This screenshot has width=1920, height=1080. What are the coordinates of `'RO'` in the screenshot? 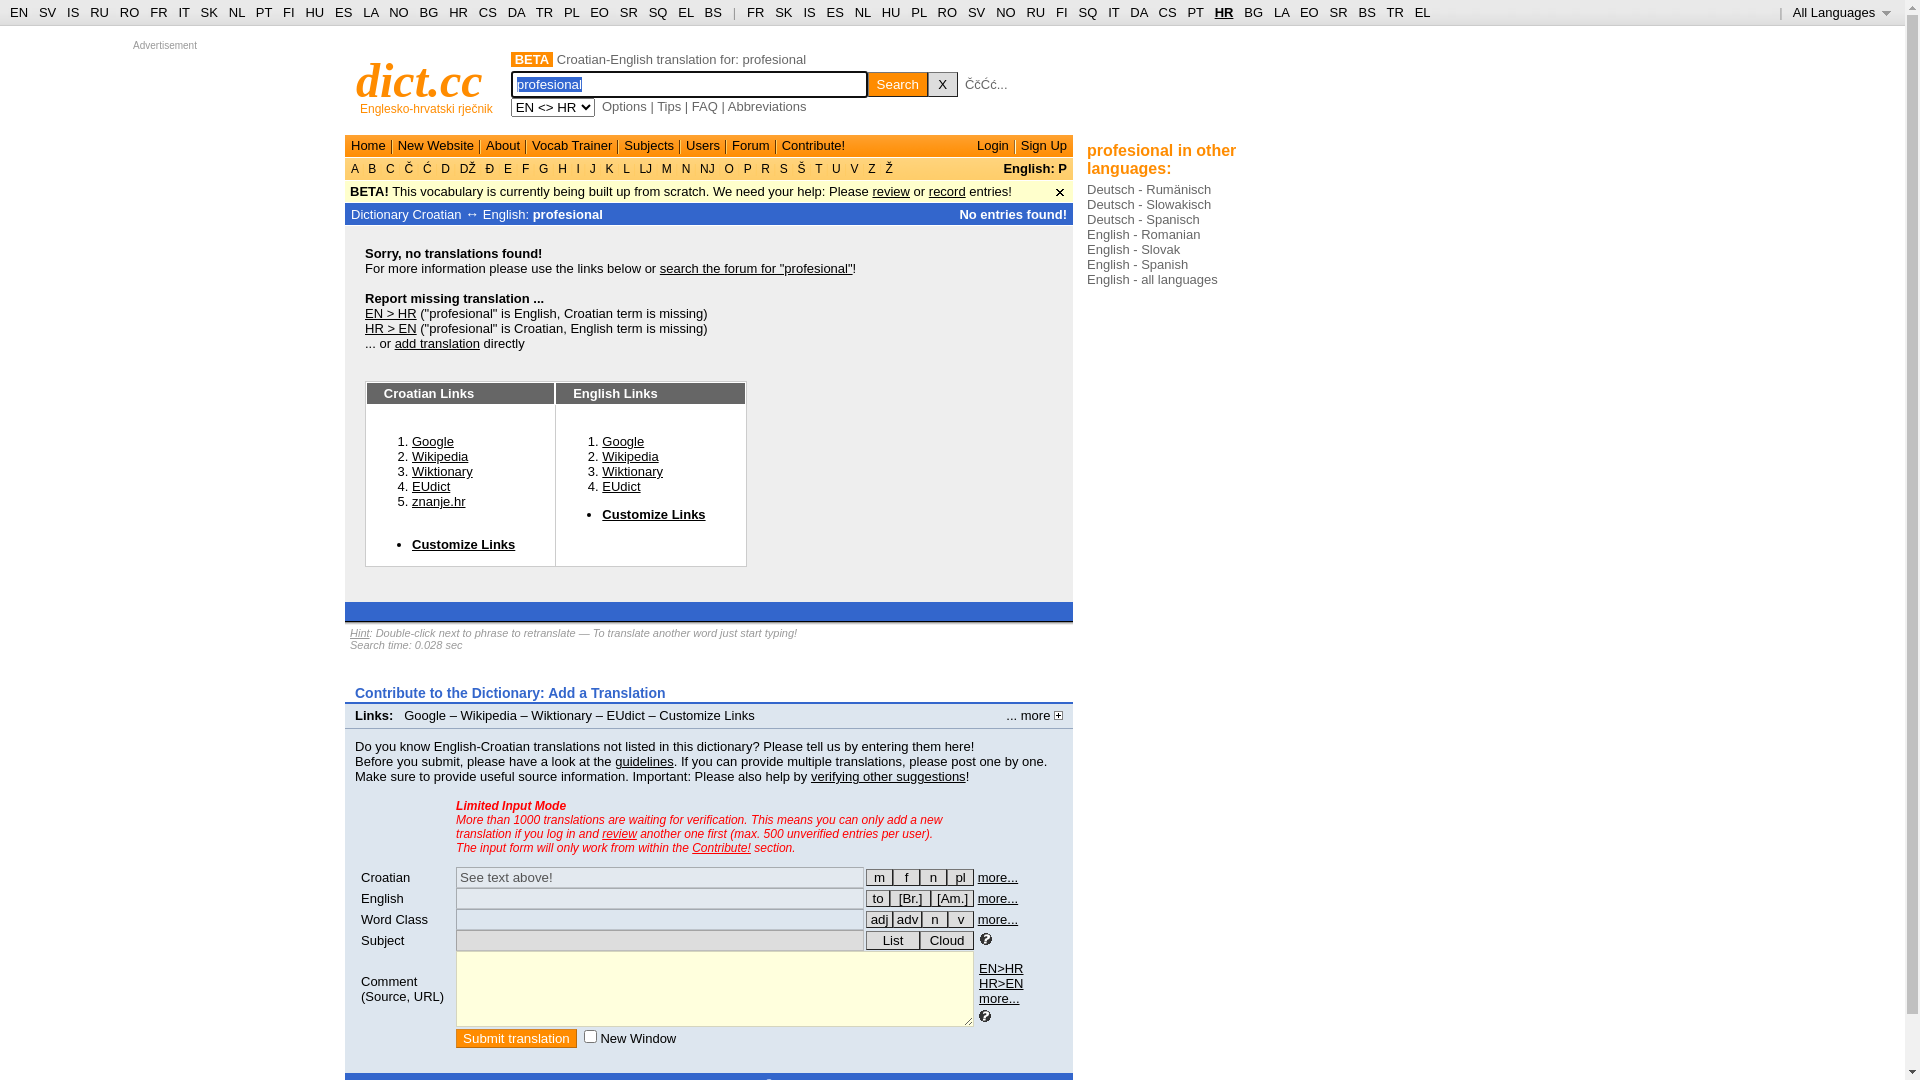 It's located at (128, 12).